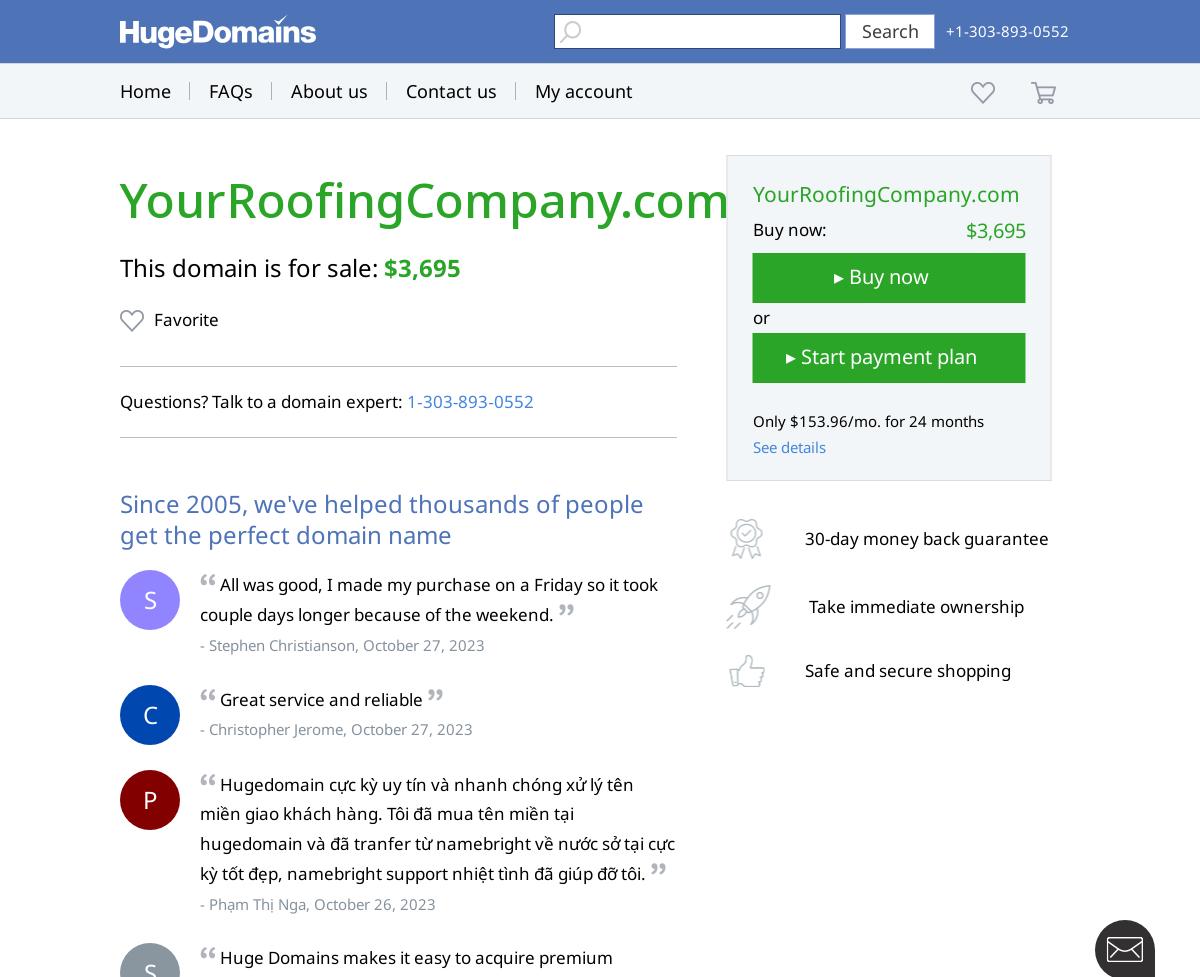 This screenshot has height=977, width=1200. Describe the element at coordinates (318, 902) in the screenshot. I see `'- Phạm Thị Nga, October 26, 2023'` at that location.